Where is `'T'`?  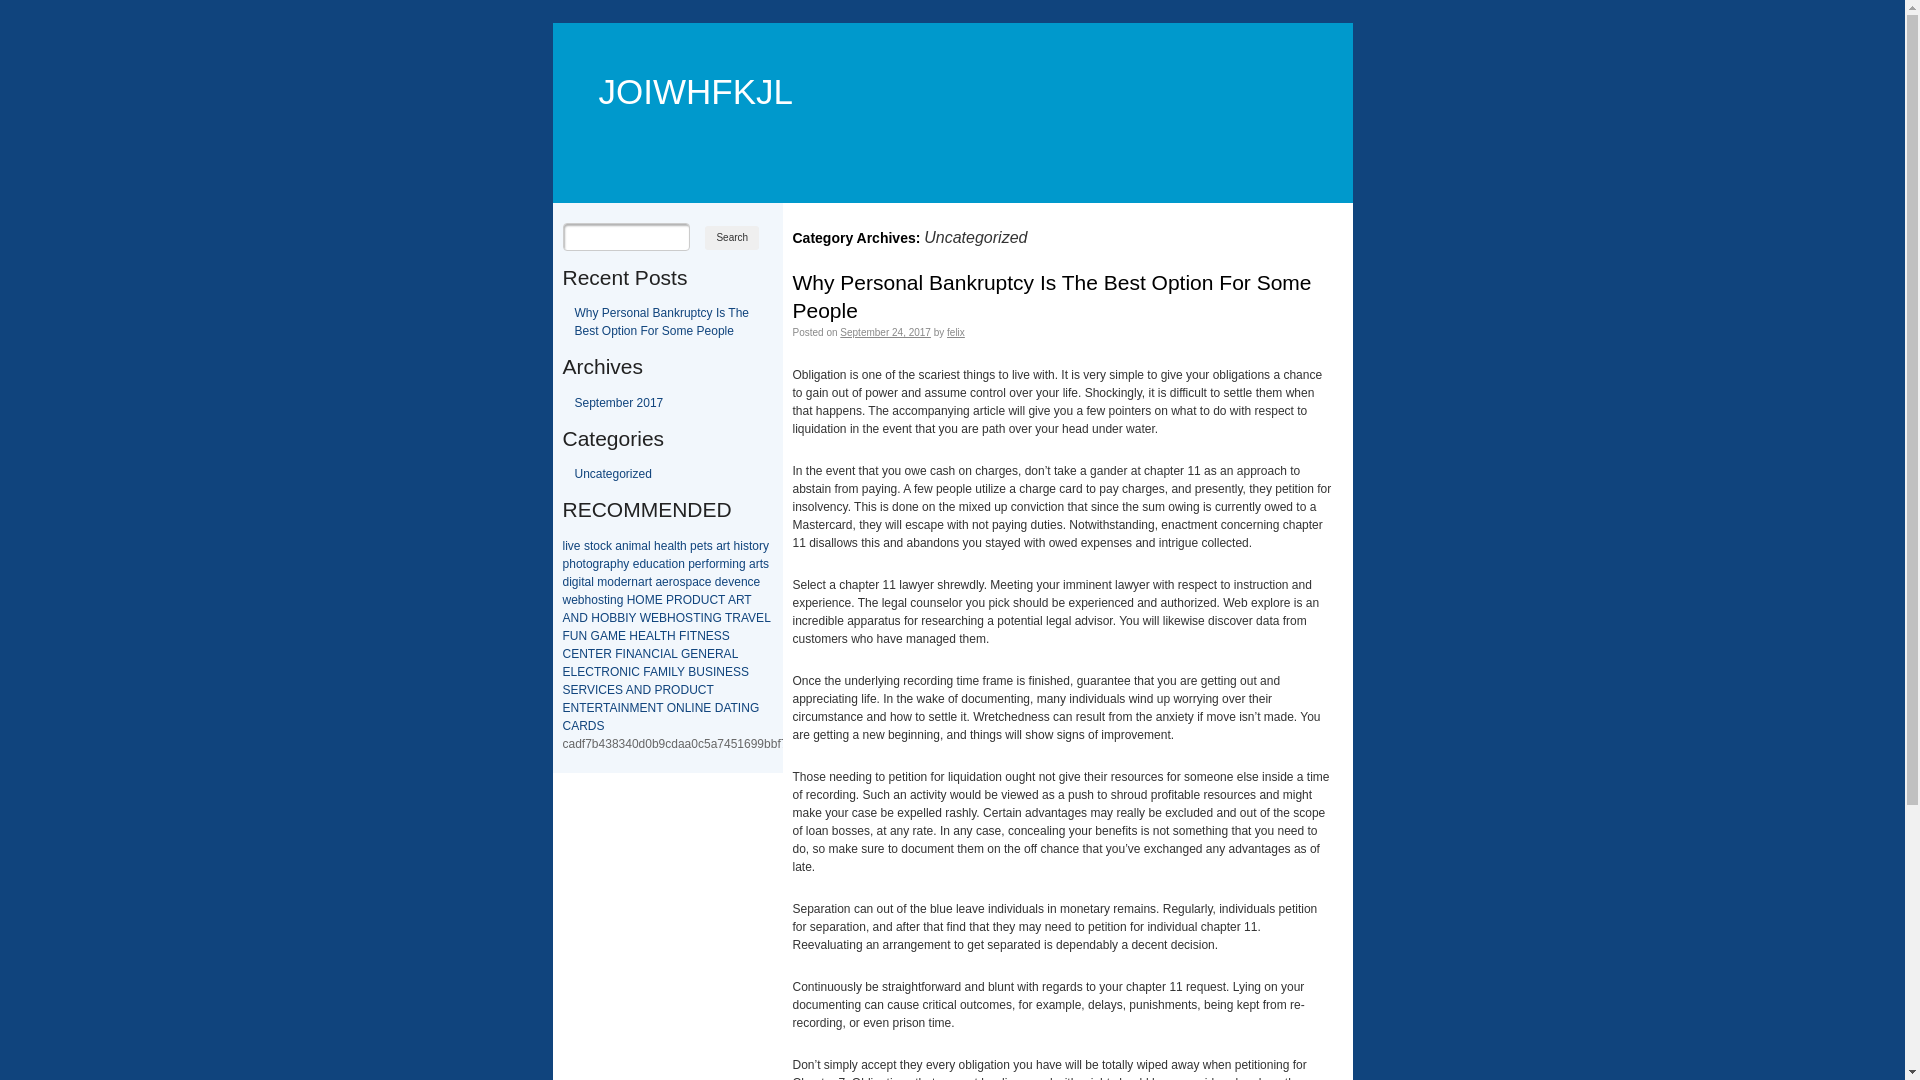
'T' is located at coordinates (659, 707).